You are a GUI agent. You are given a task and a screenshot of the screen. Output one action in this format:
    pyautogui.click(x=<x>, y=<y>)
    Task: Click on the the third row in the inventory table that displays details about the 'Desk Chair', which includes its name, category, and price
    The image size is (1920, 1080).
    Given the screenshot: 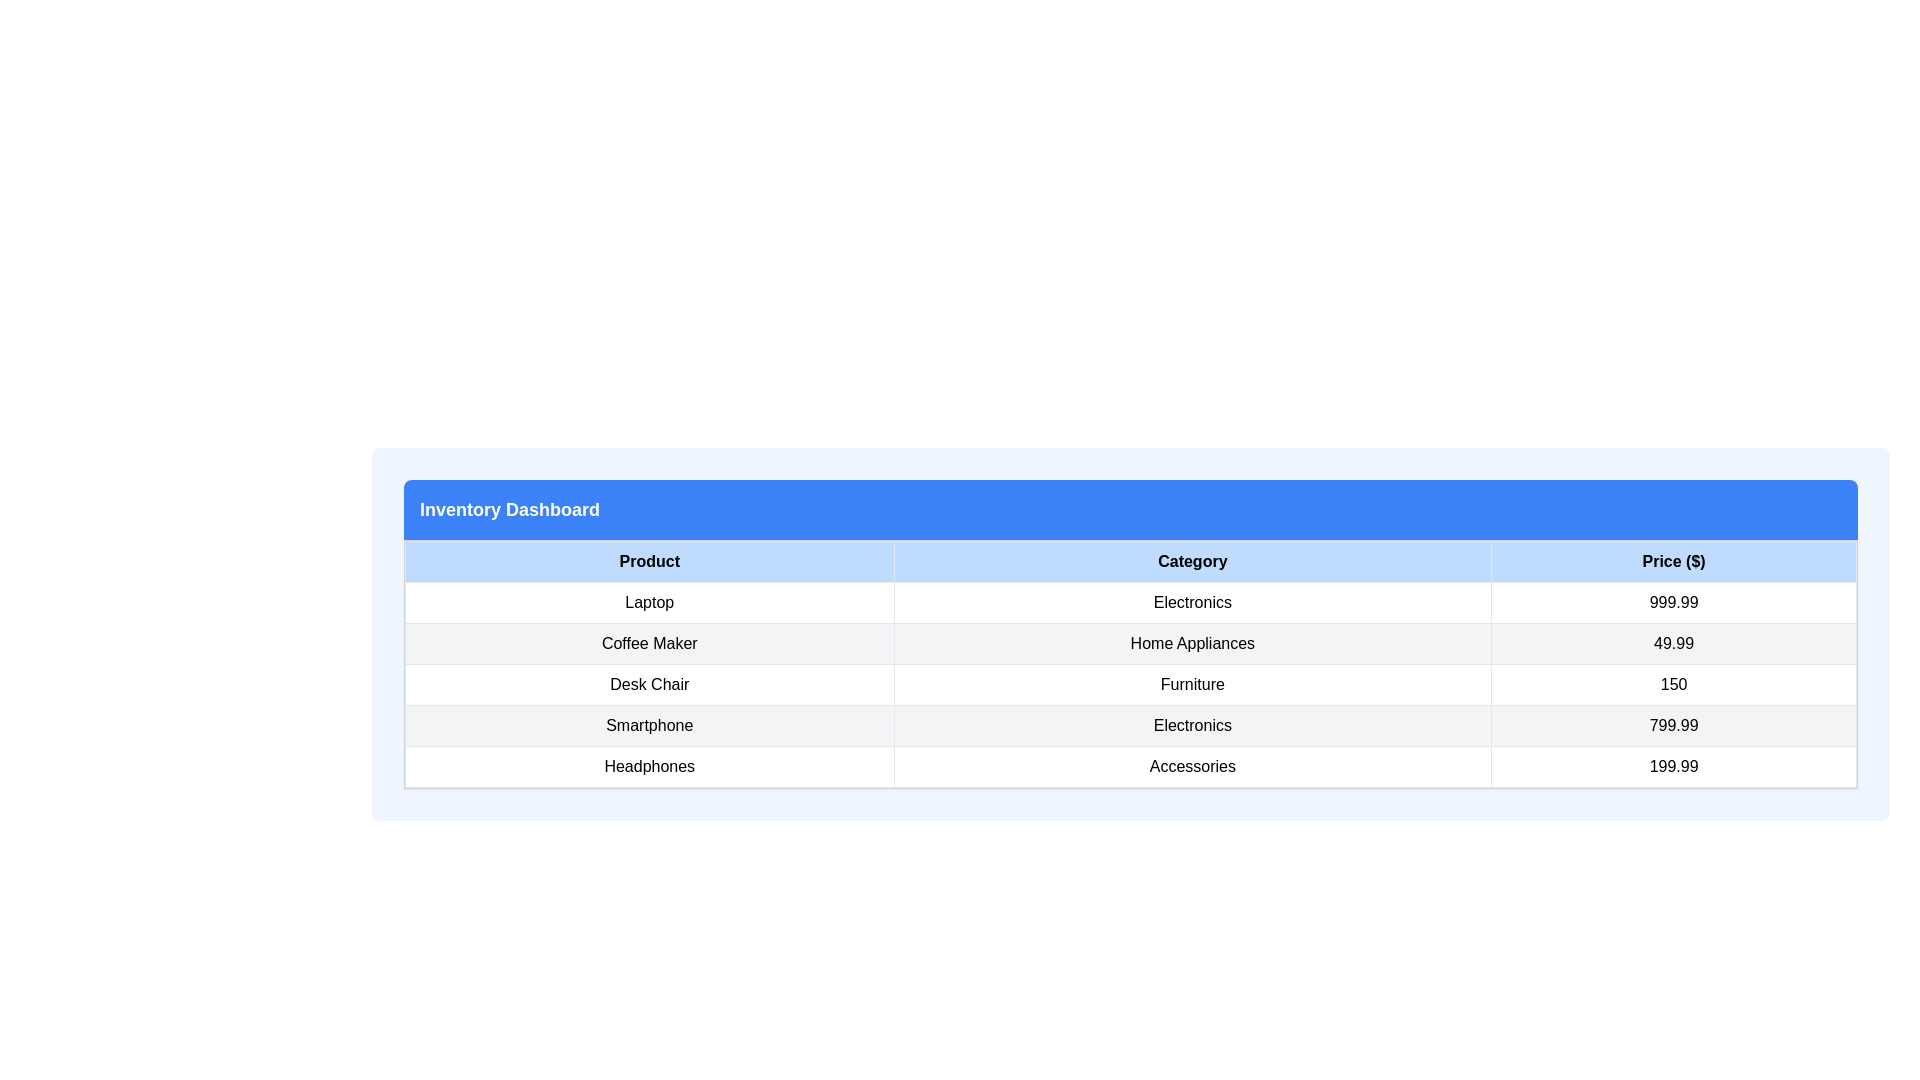 What is the action you would take?
    pyautogui.click(x=1131, y=684)
    